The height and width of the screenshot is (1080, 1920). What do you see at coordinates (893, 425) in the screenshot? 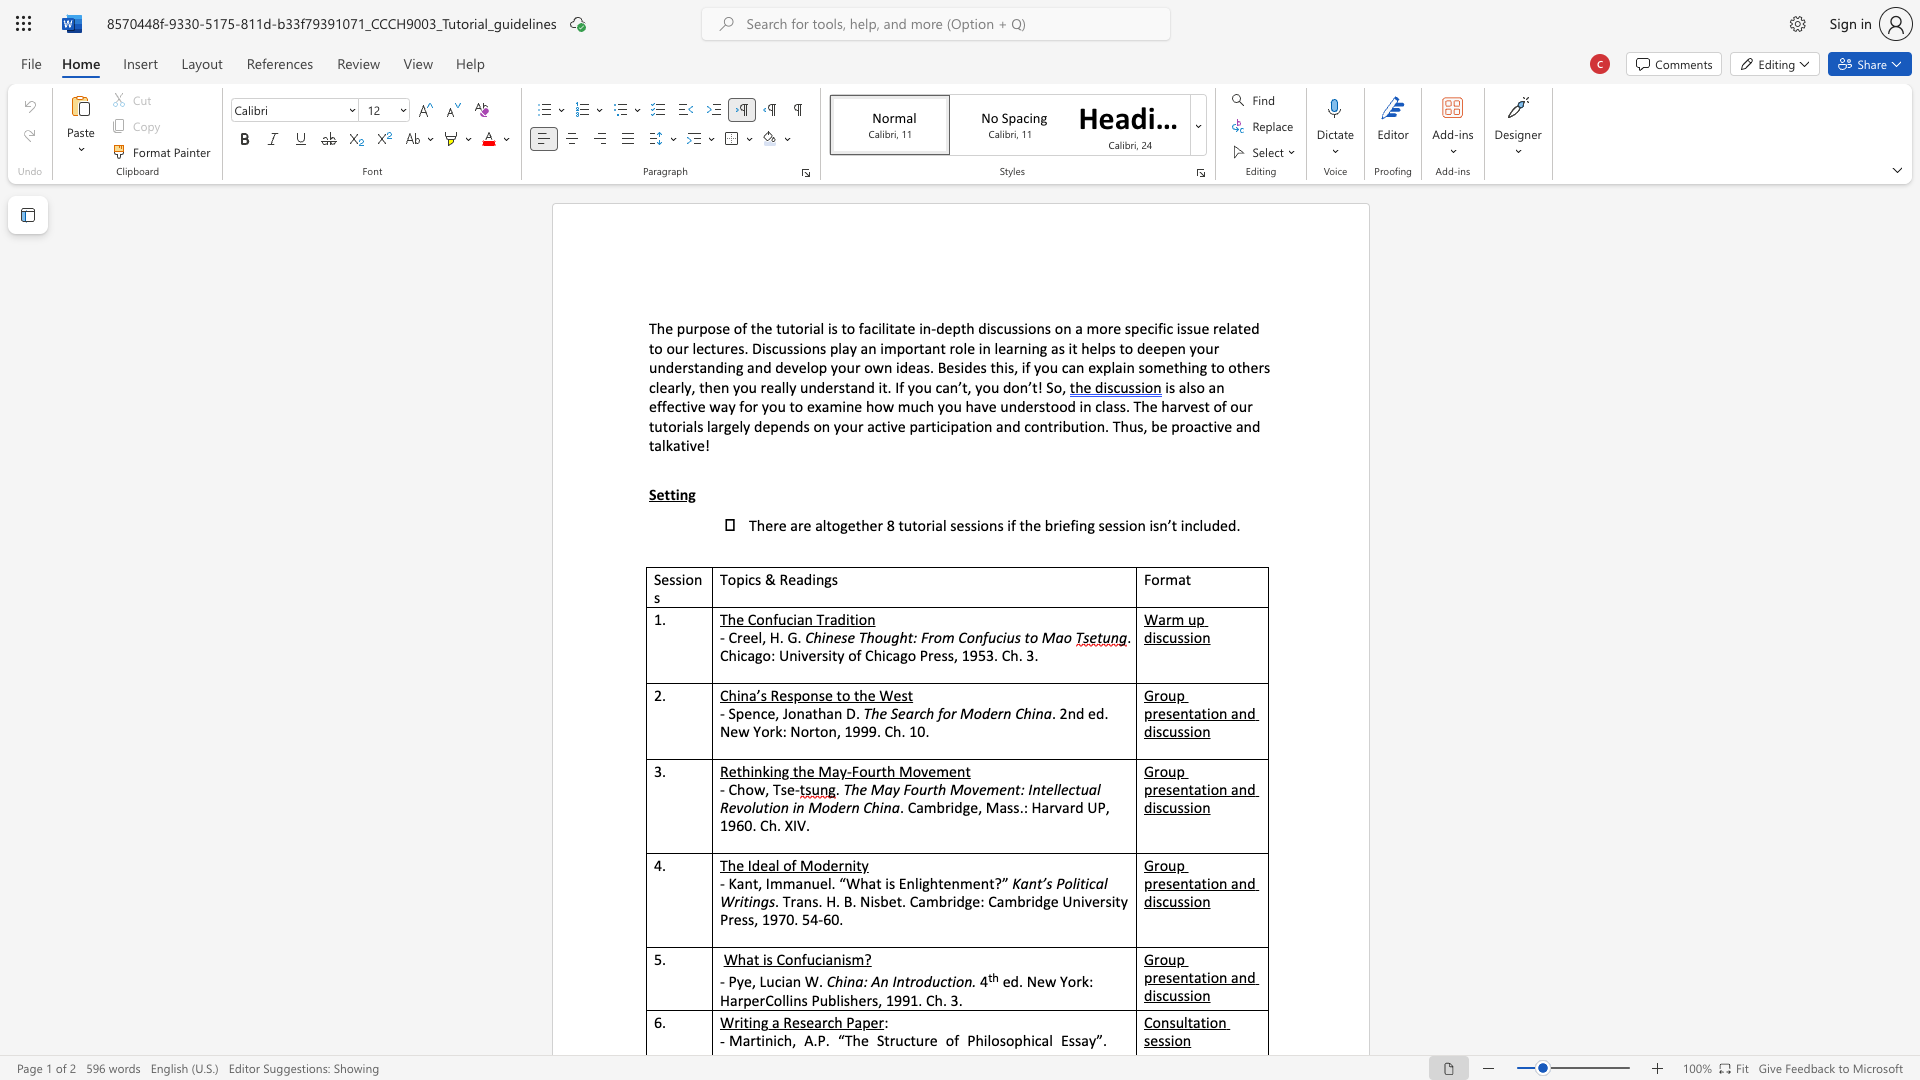
I see `the 1th character "v" in the text` at bounding box center [893, 425].